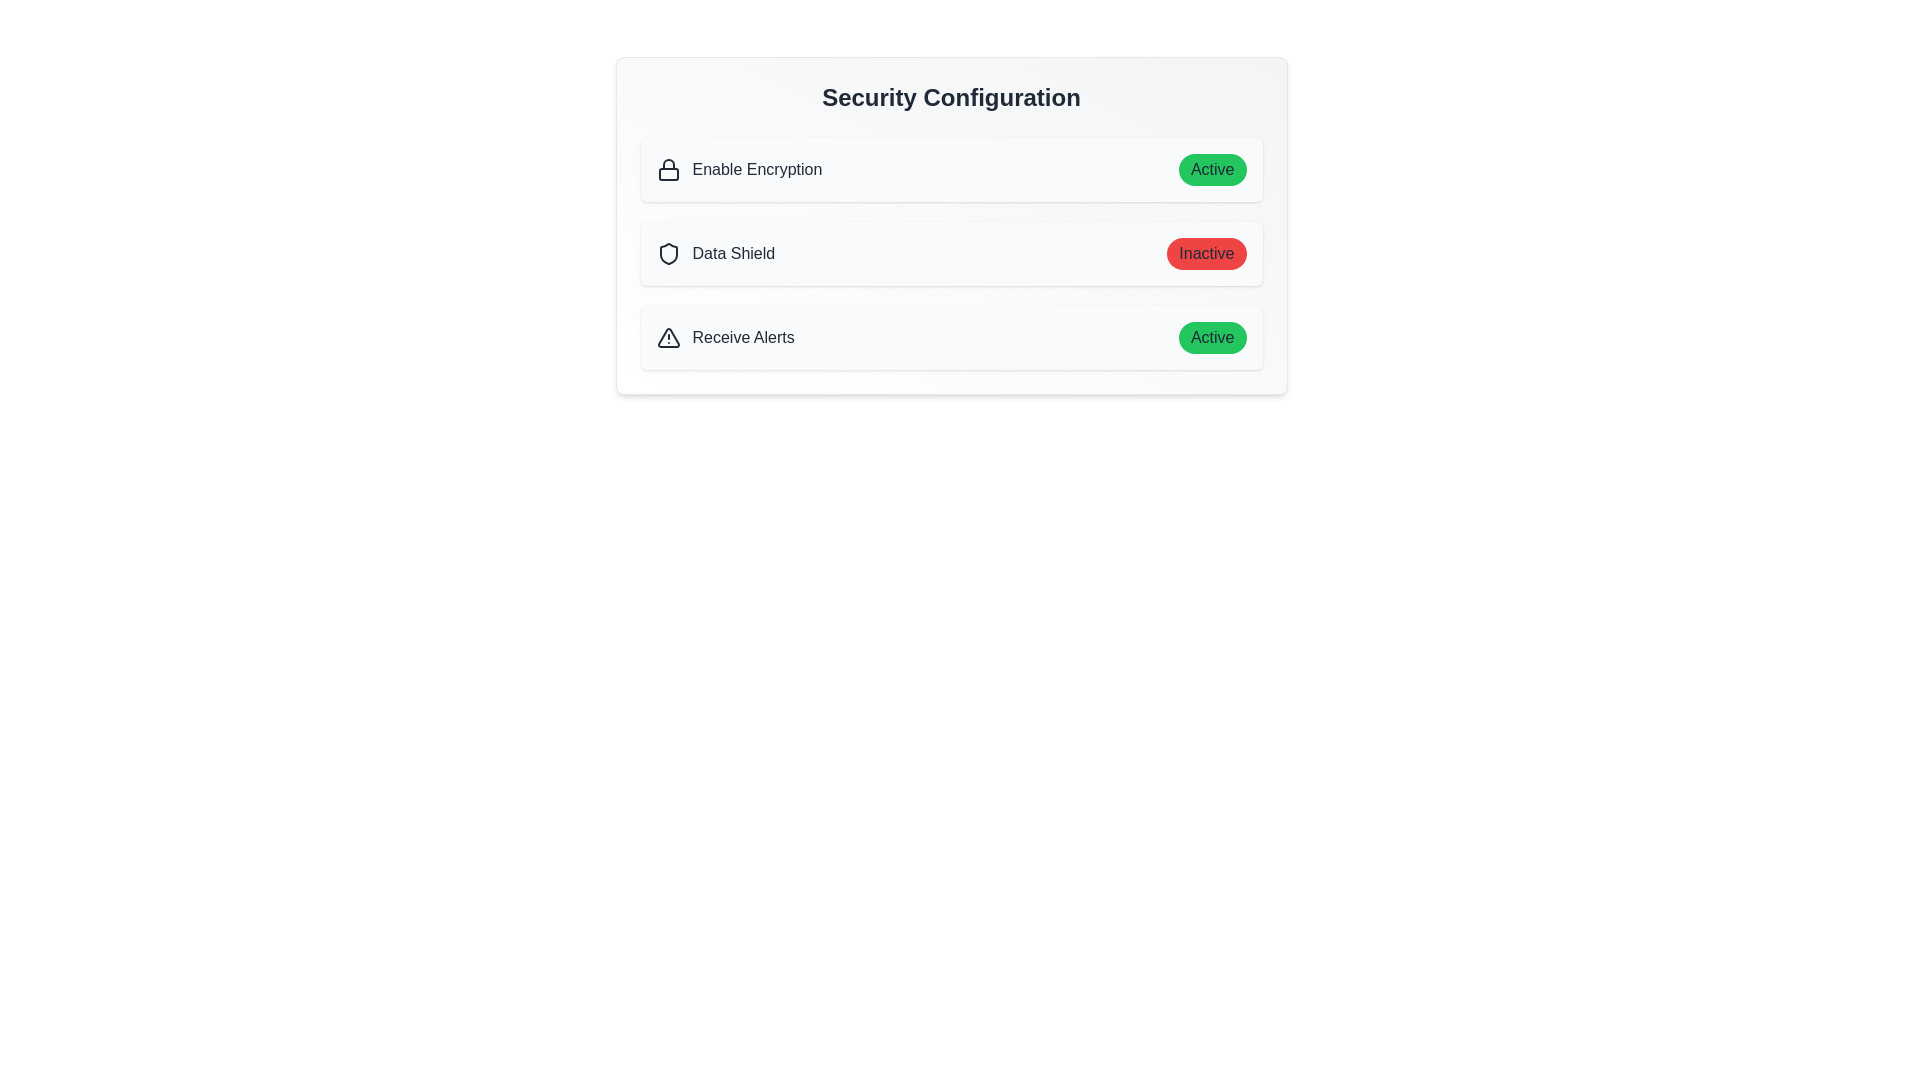 The height and width of the screenshot is (1080, 1920). Describe the element at coordinates (1211, 168) in the screenshot. I see `the 'Active' status button for the 'Enable Encryption' feature located on the right side of the row in the 'Security Configuration' panel` at that location.